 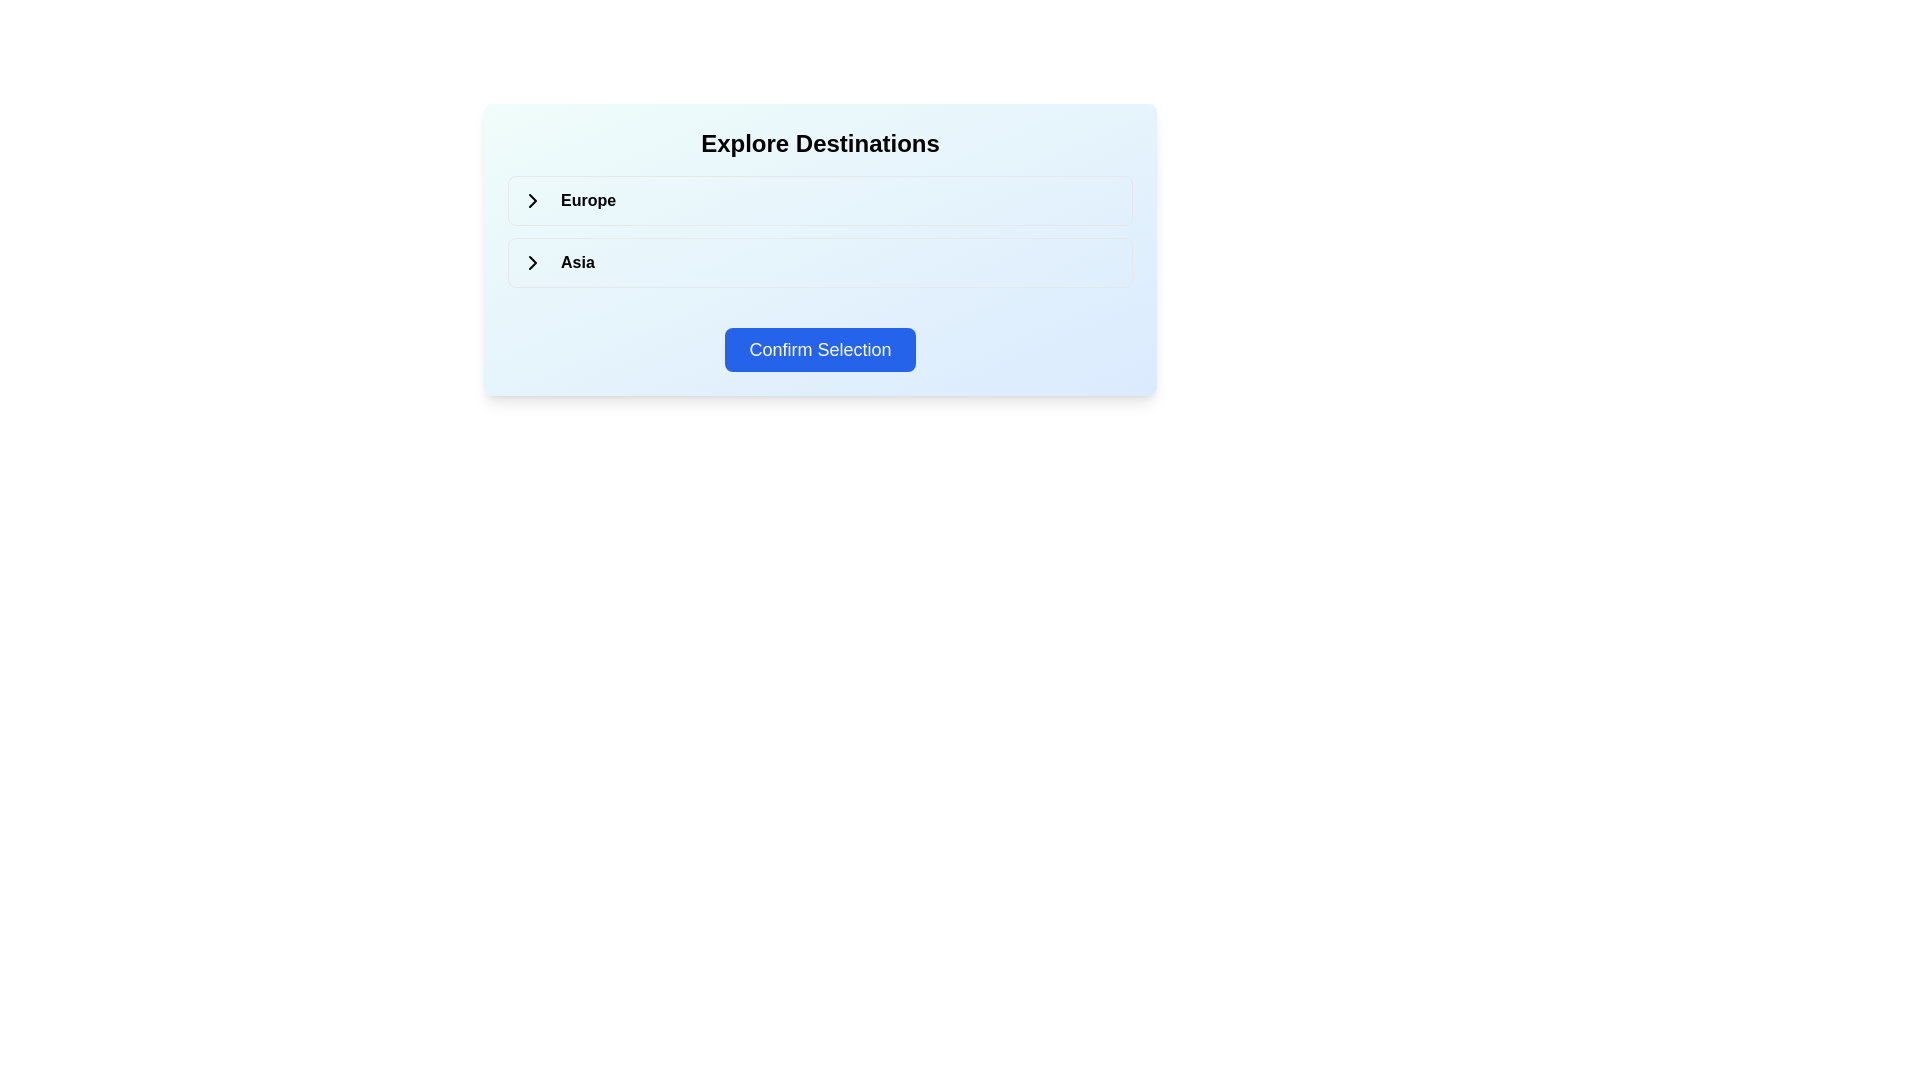 What do you see at coordinates (532, 261) in the screenshot?
I see `the right-pointing arrow icon located to the left of the text 'Asia' in the second row of the list` at bounding box center [532, 261].